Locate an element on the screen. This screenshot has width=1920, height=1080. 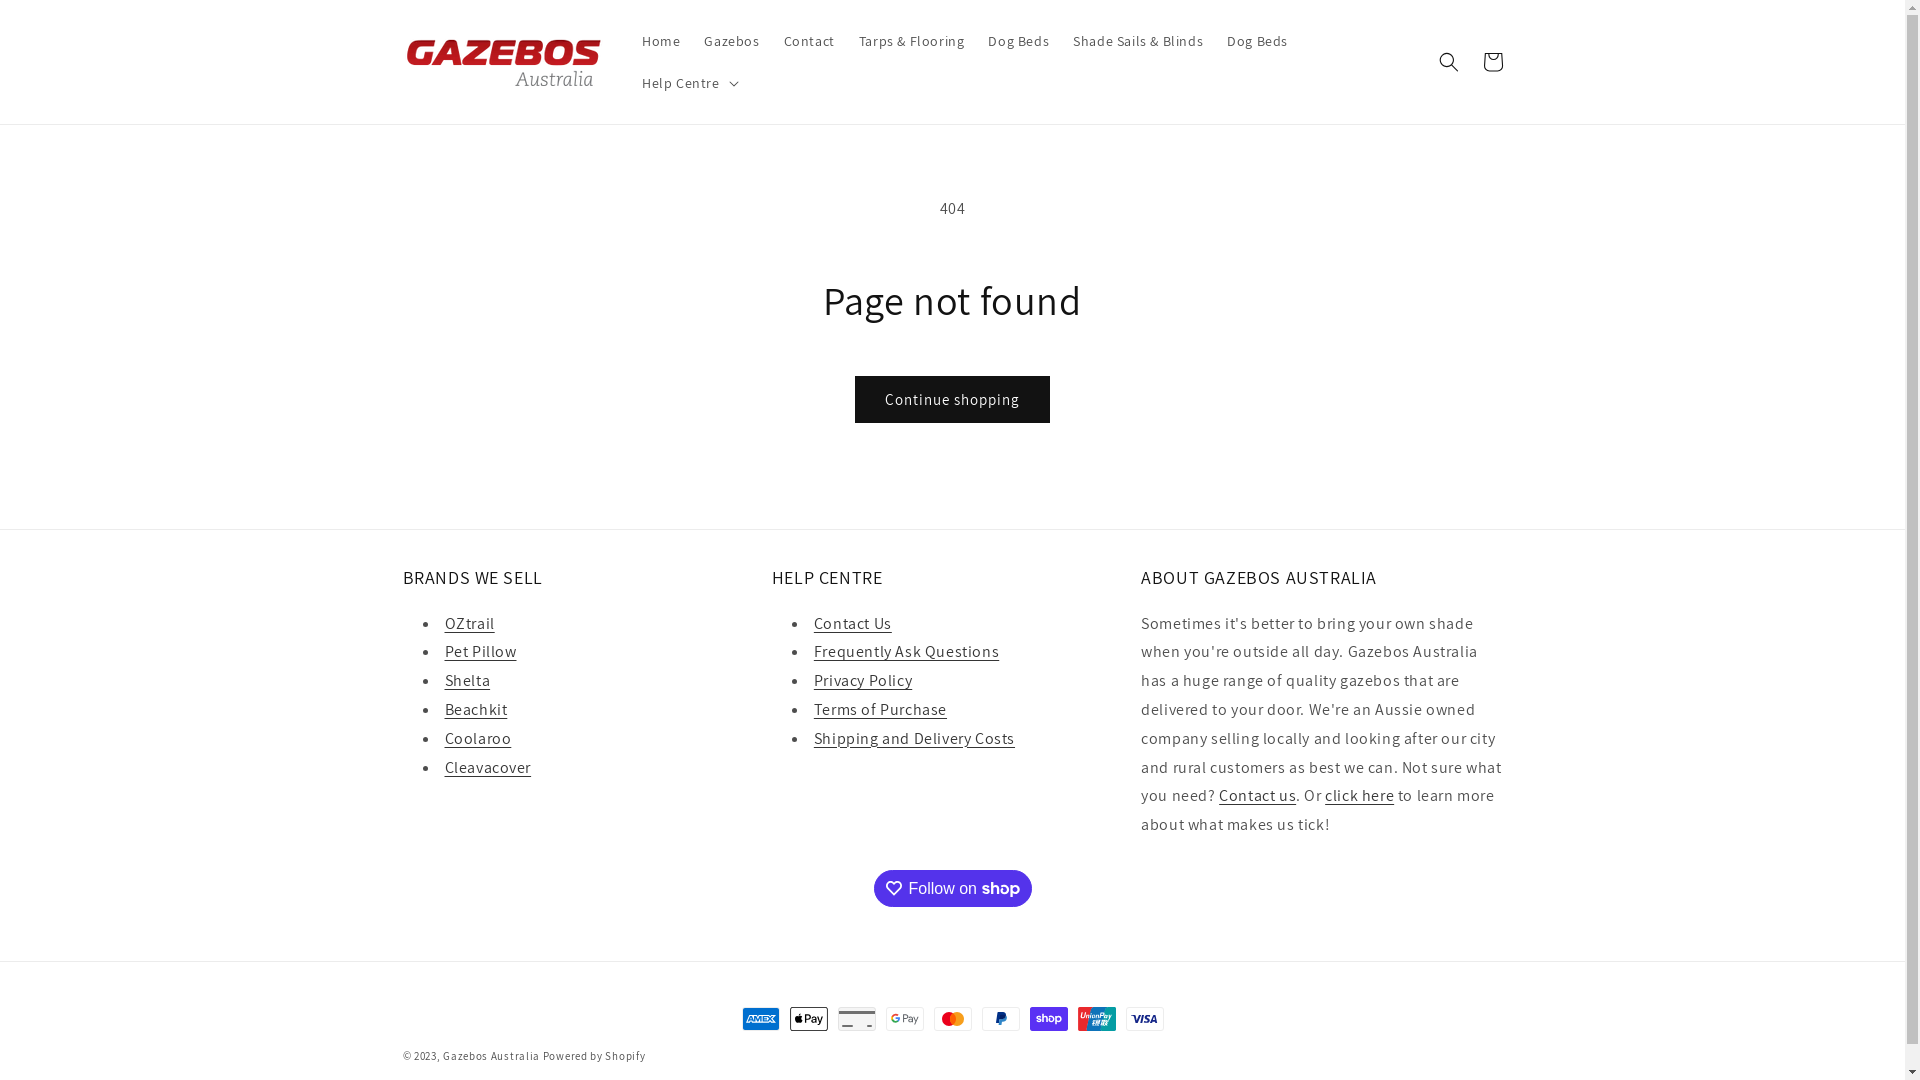
'Home' is located at coordinates (661, 41).